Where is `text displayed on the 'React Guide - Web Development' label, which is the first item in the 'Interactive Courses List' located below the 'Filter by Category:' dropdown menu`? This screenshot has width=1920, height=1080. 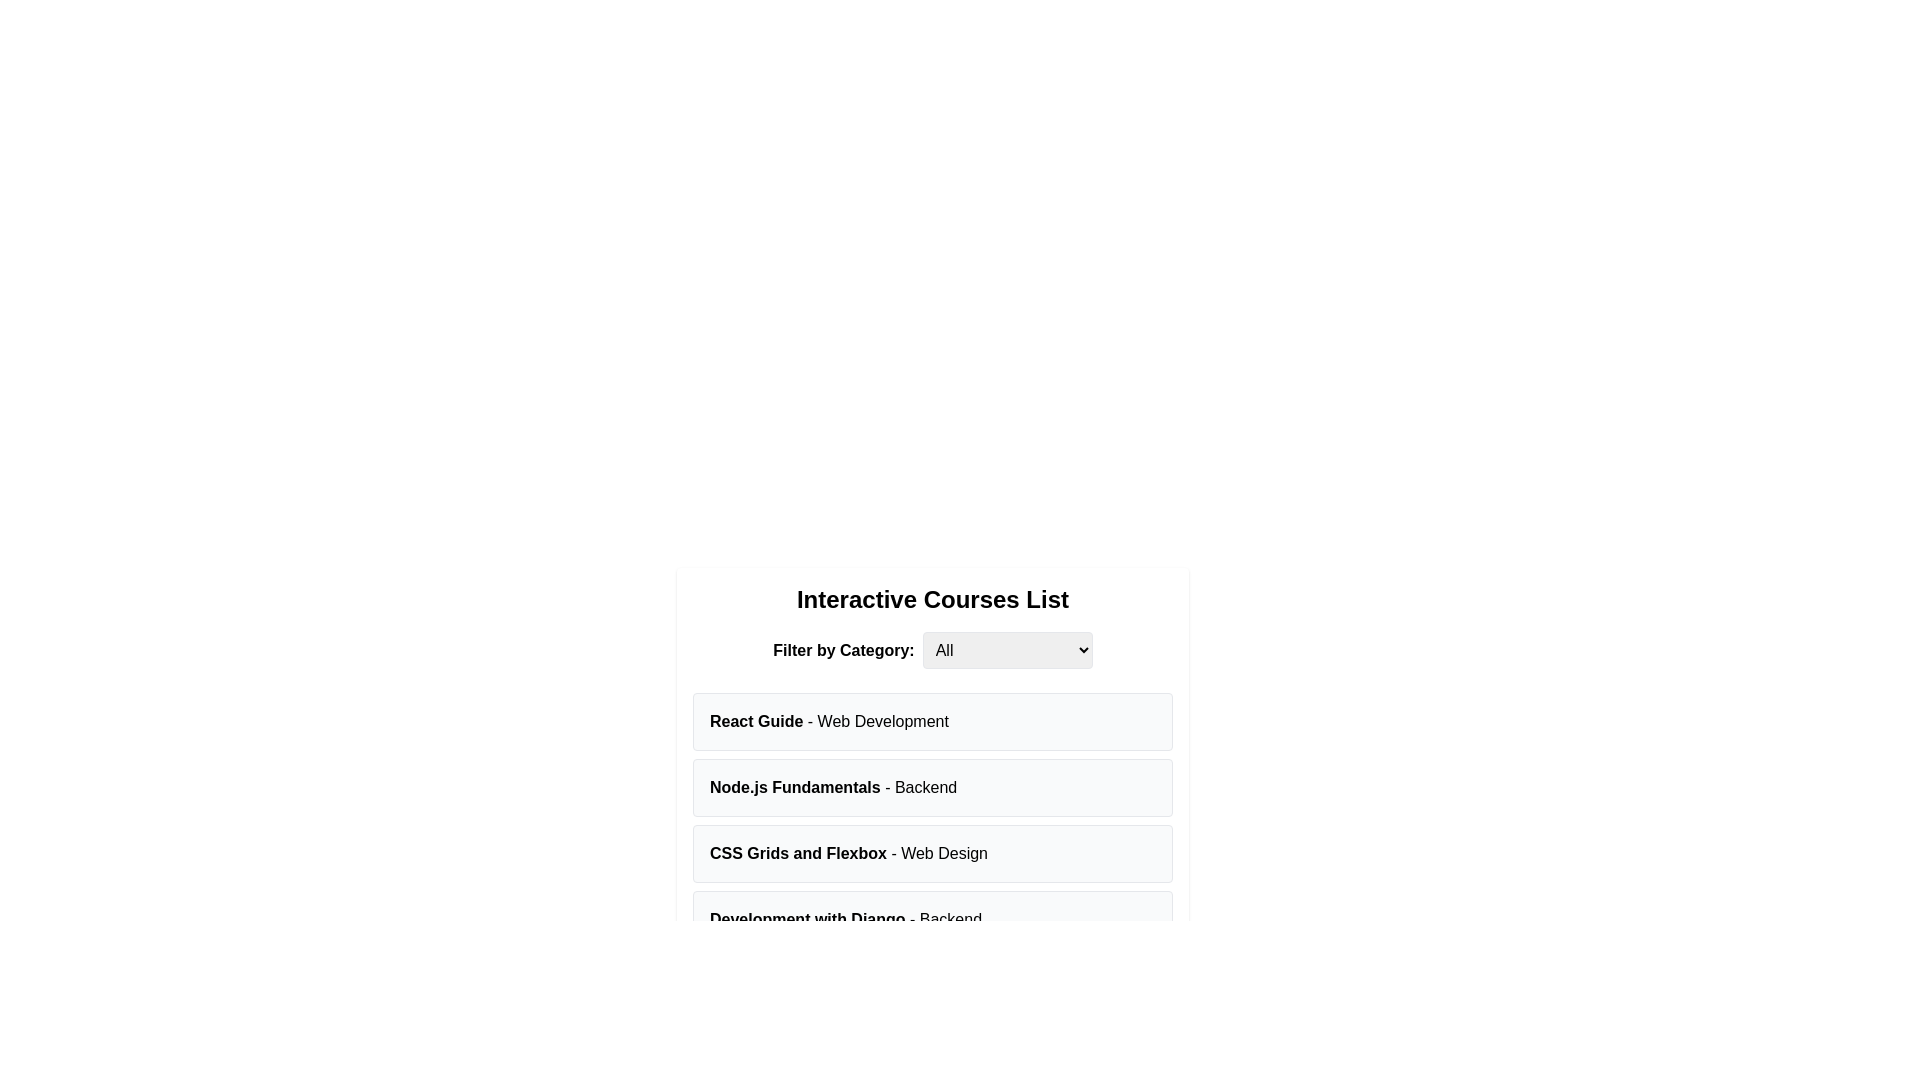 text displayed on the 'React Guide - Web Development' label, which is the first item in the 'Interactive Courses List' located below the 'Filter by Category:' dropdown menu is located at coordinates (829, 721).